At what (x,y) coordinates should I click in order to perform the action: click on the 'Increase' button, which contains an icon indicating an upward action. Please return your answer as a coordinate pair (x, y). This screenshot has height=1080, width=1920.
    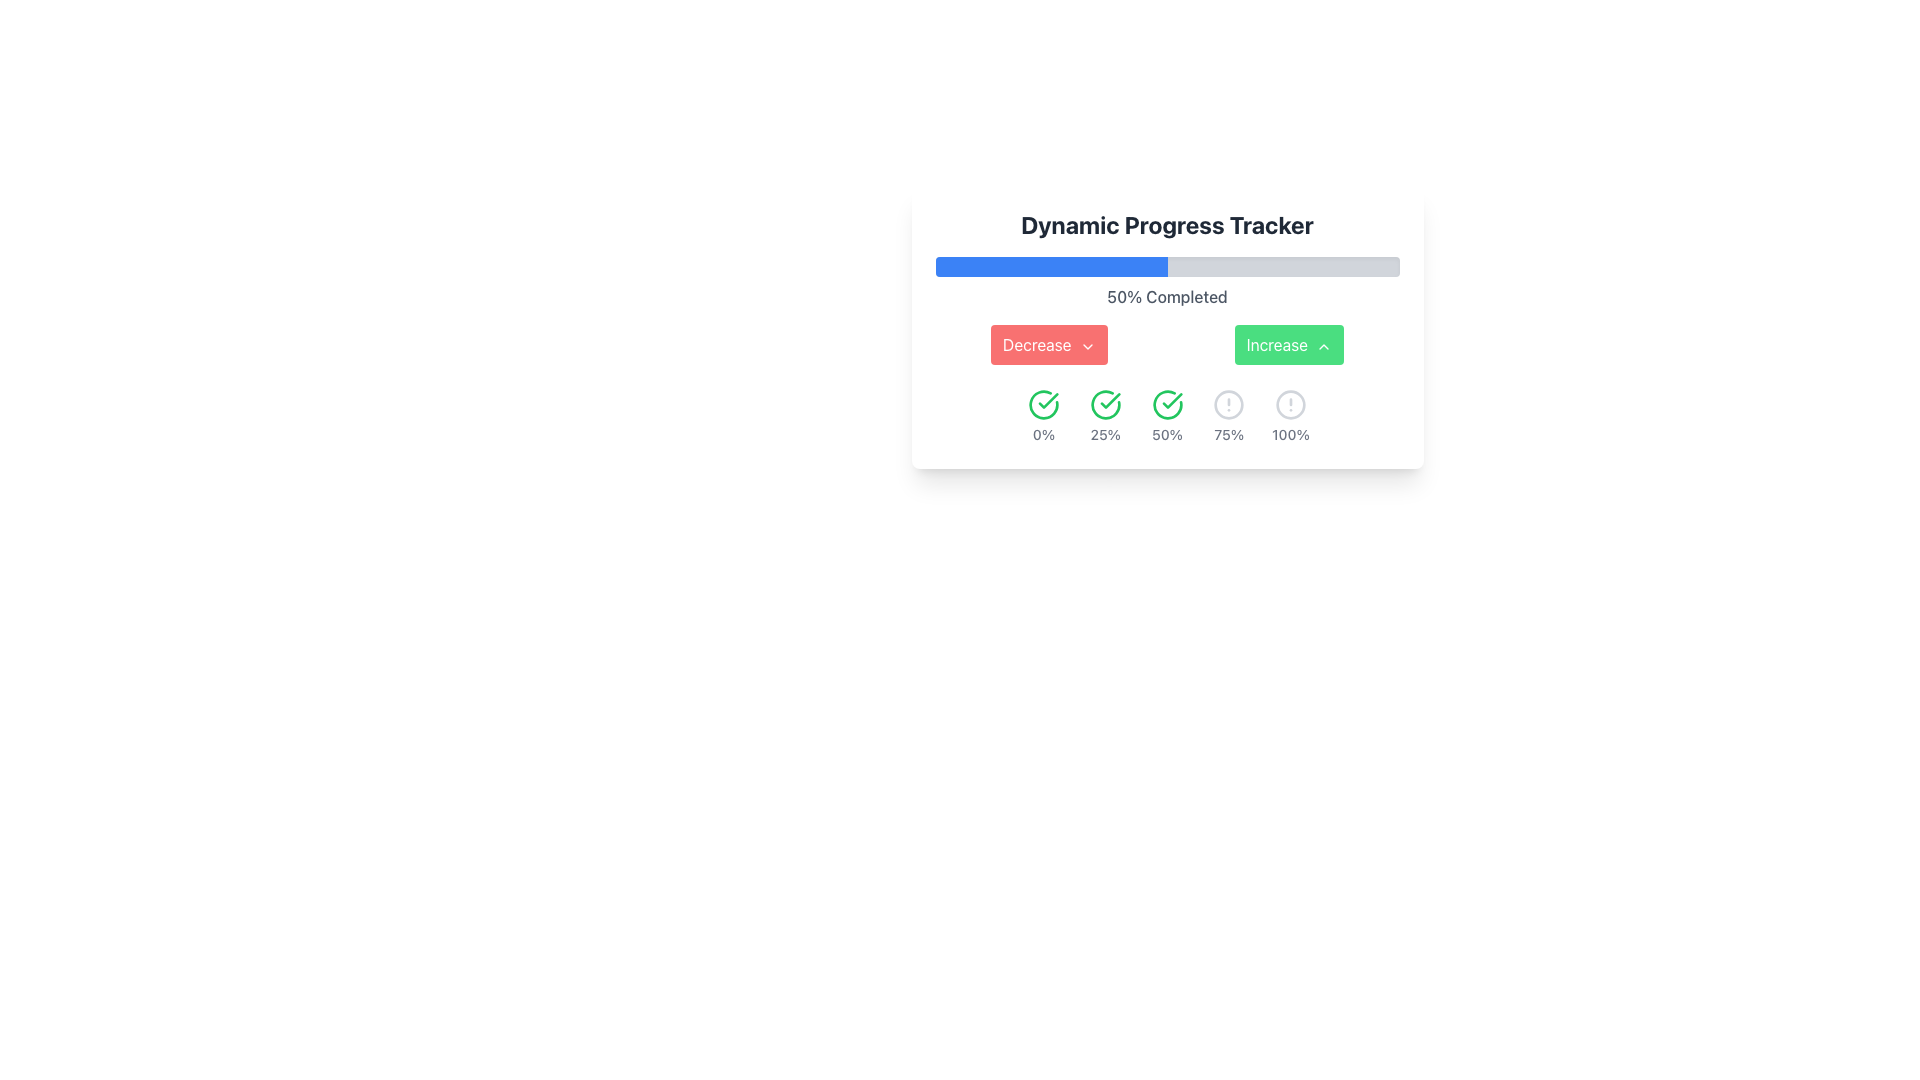
    Looking at the image, I should click on (1324, 345).